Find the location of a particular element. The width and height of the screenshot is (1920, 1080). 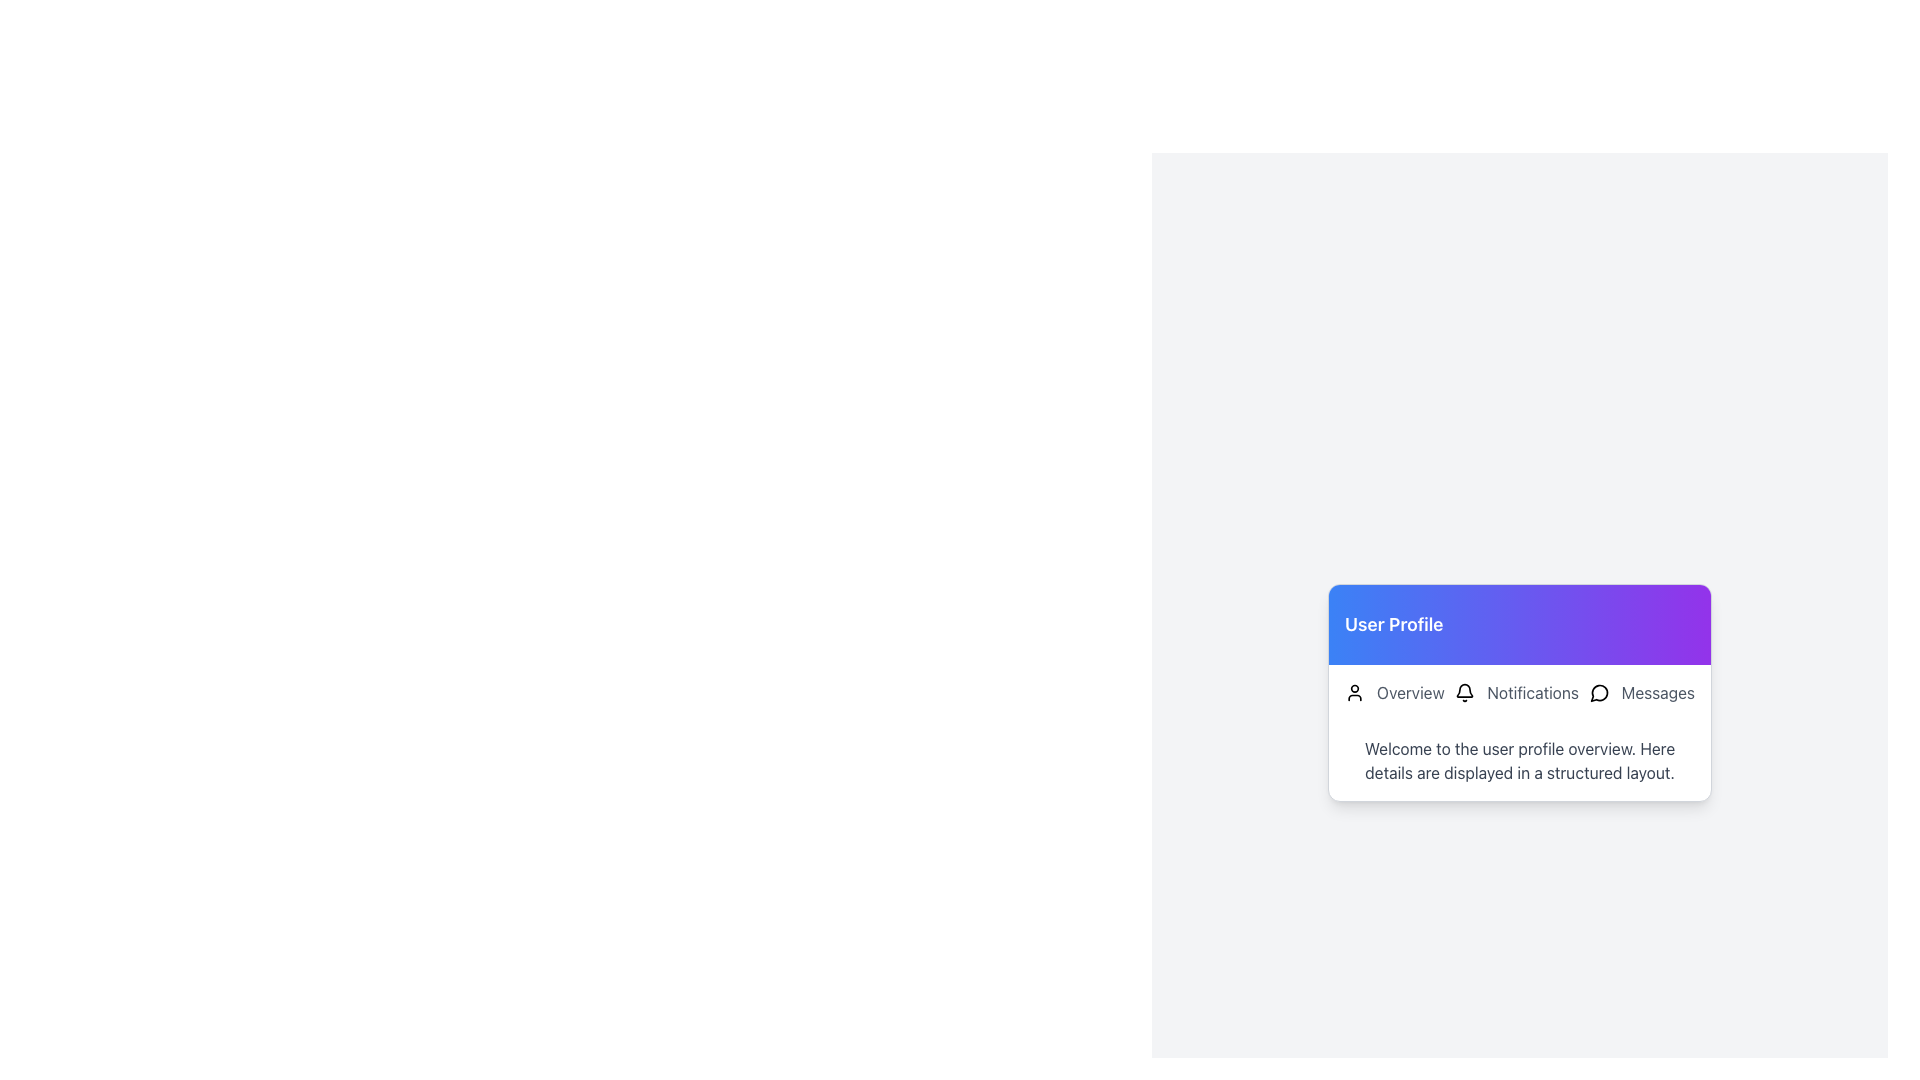

the notifications button located in the middle section of the horizontal menu within the 'User Profile' card, which is the second option following 'Overview' and preceding 'Messages' is located at coordinates (1517, 692).